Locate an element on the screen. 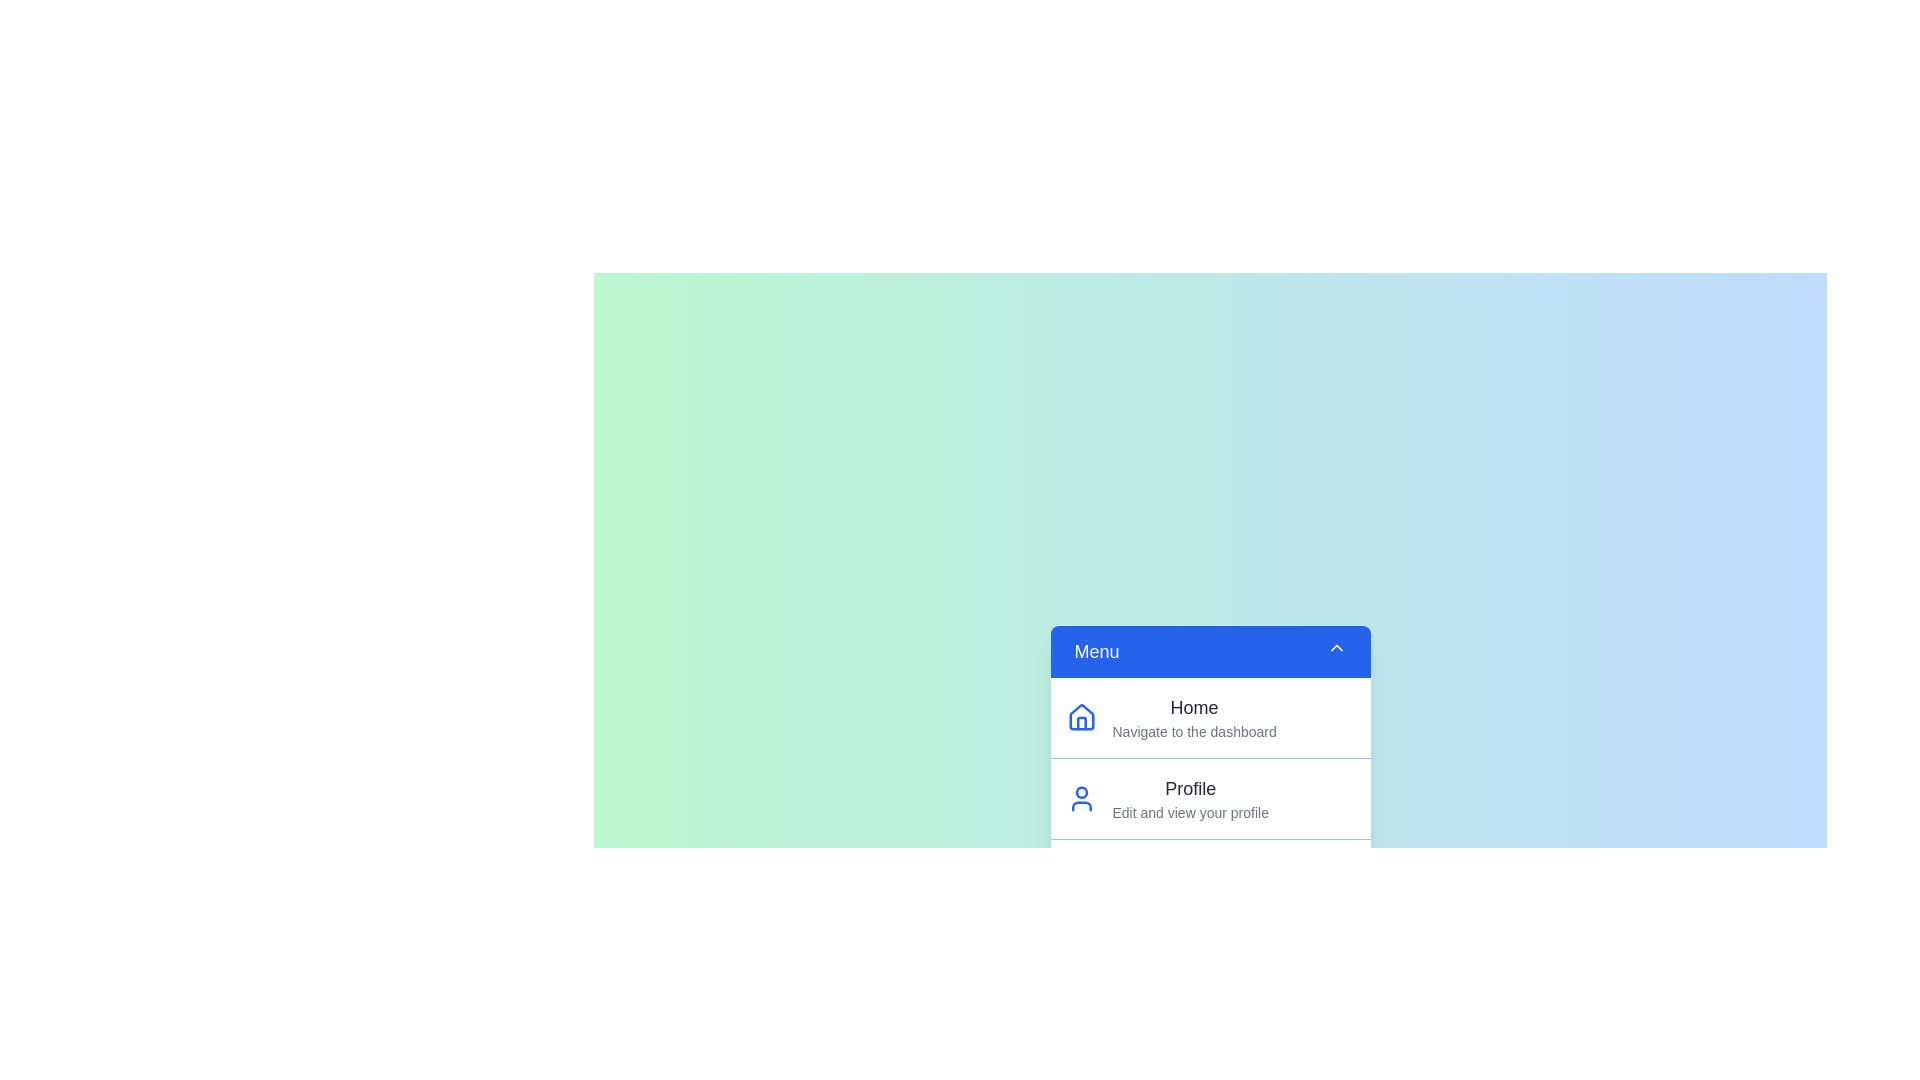 This screenshot has width=1920, height=1080. the menu toggle button to close the menu is located at coordinates (1209, 651).